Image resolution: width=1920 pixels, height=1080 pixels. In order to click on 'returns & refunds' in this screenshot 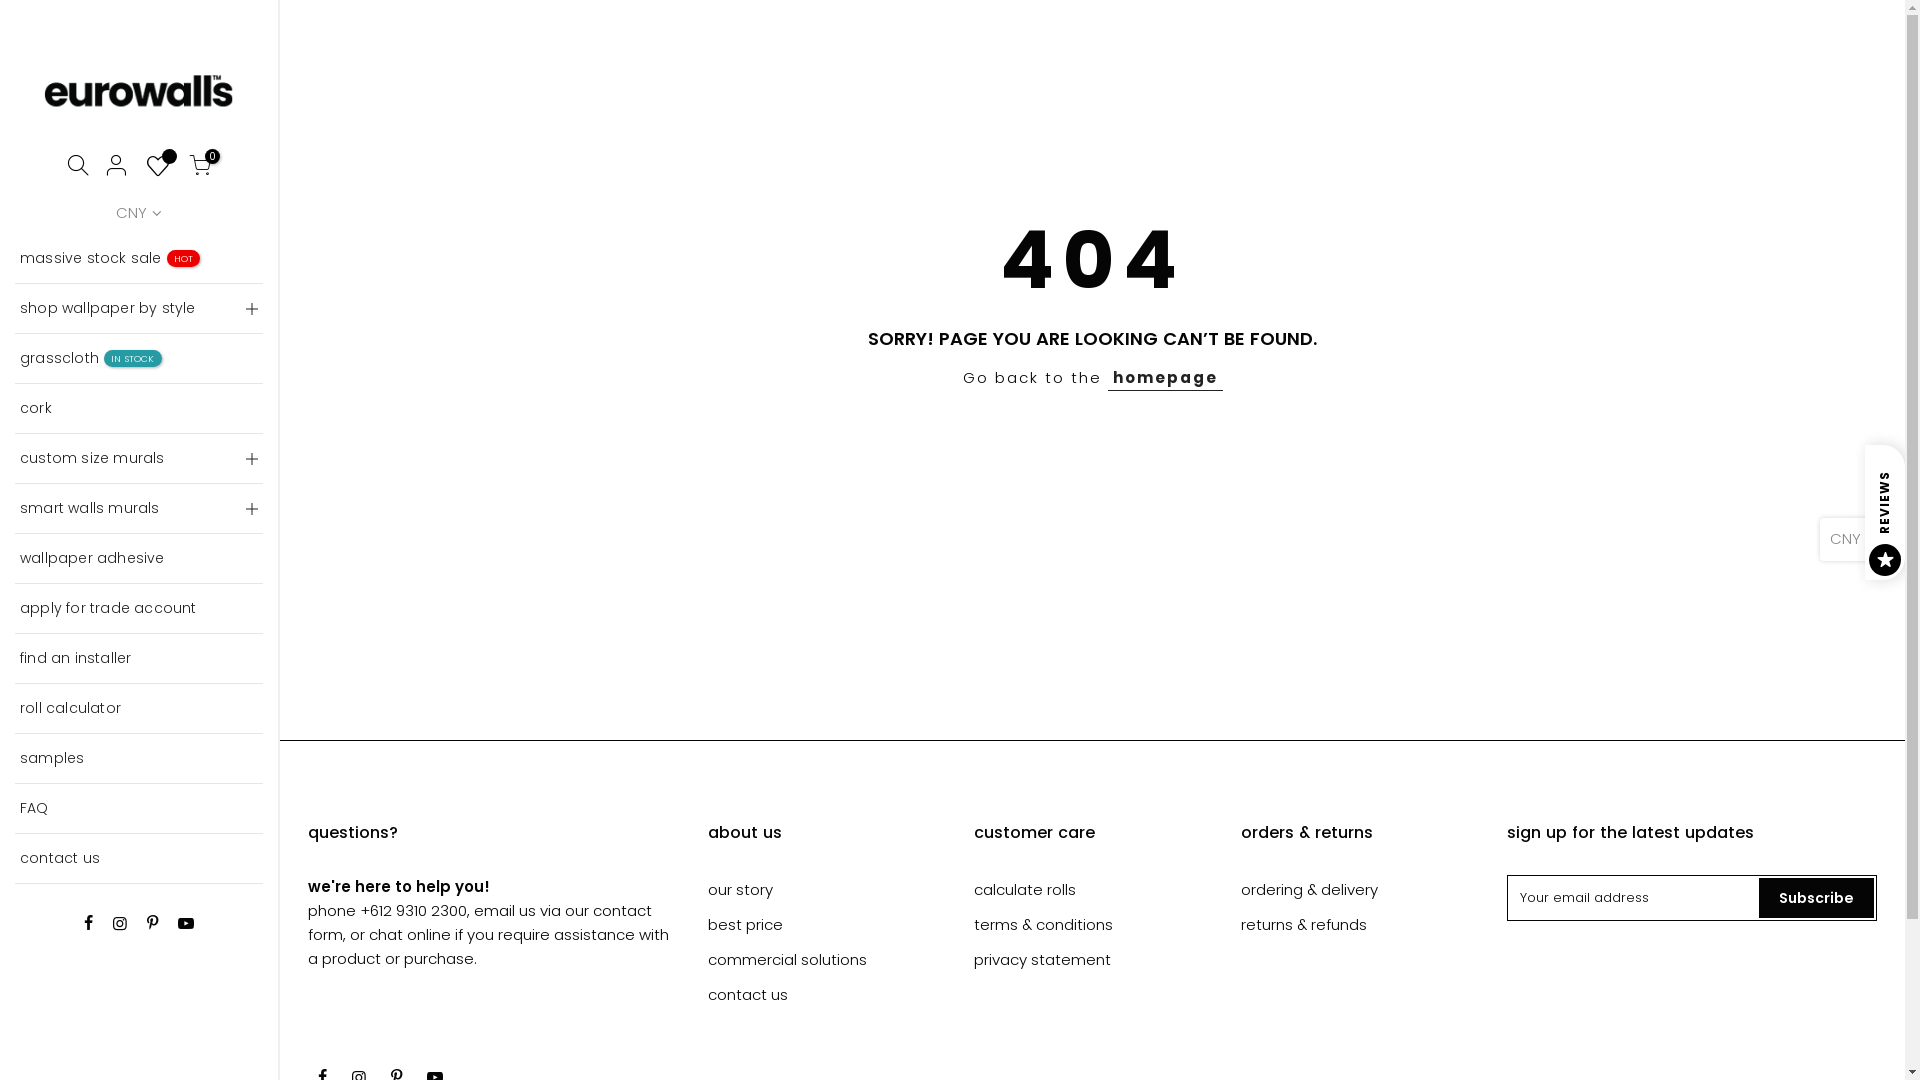, I will do `click(1304, 924)`.